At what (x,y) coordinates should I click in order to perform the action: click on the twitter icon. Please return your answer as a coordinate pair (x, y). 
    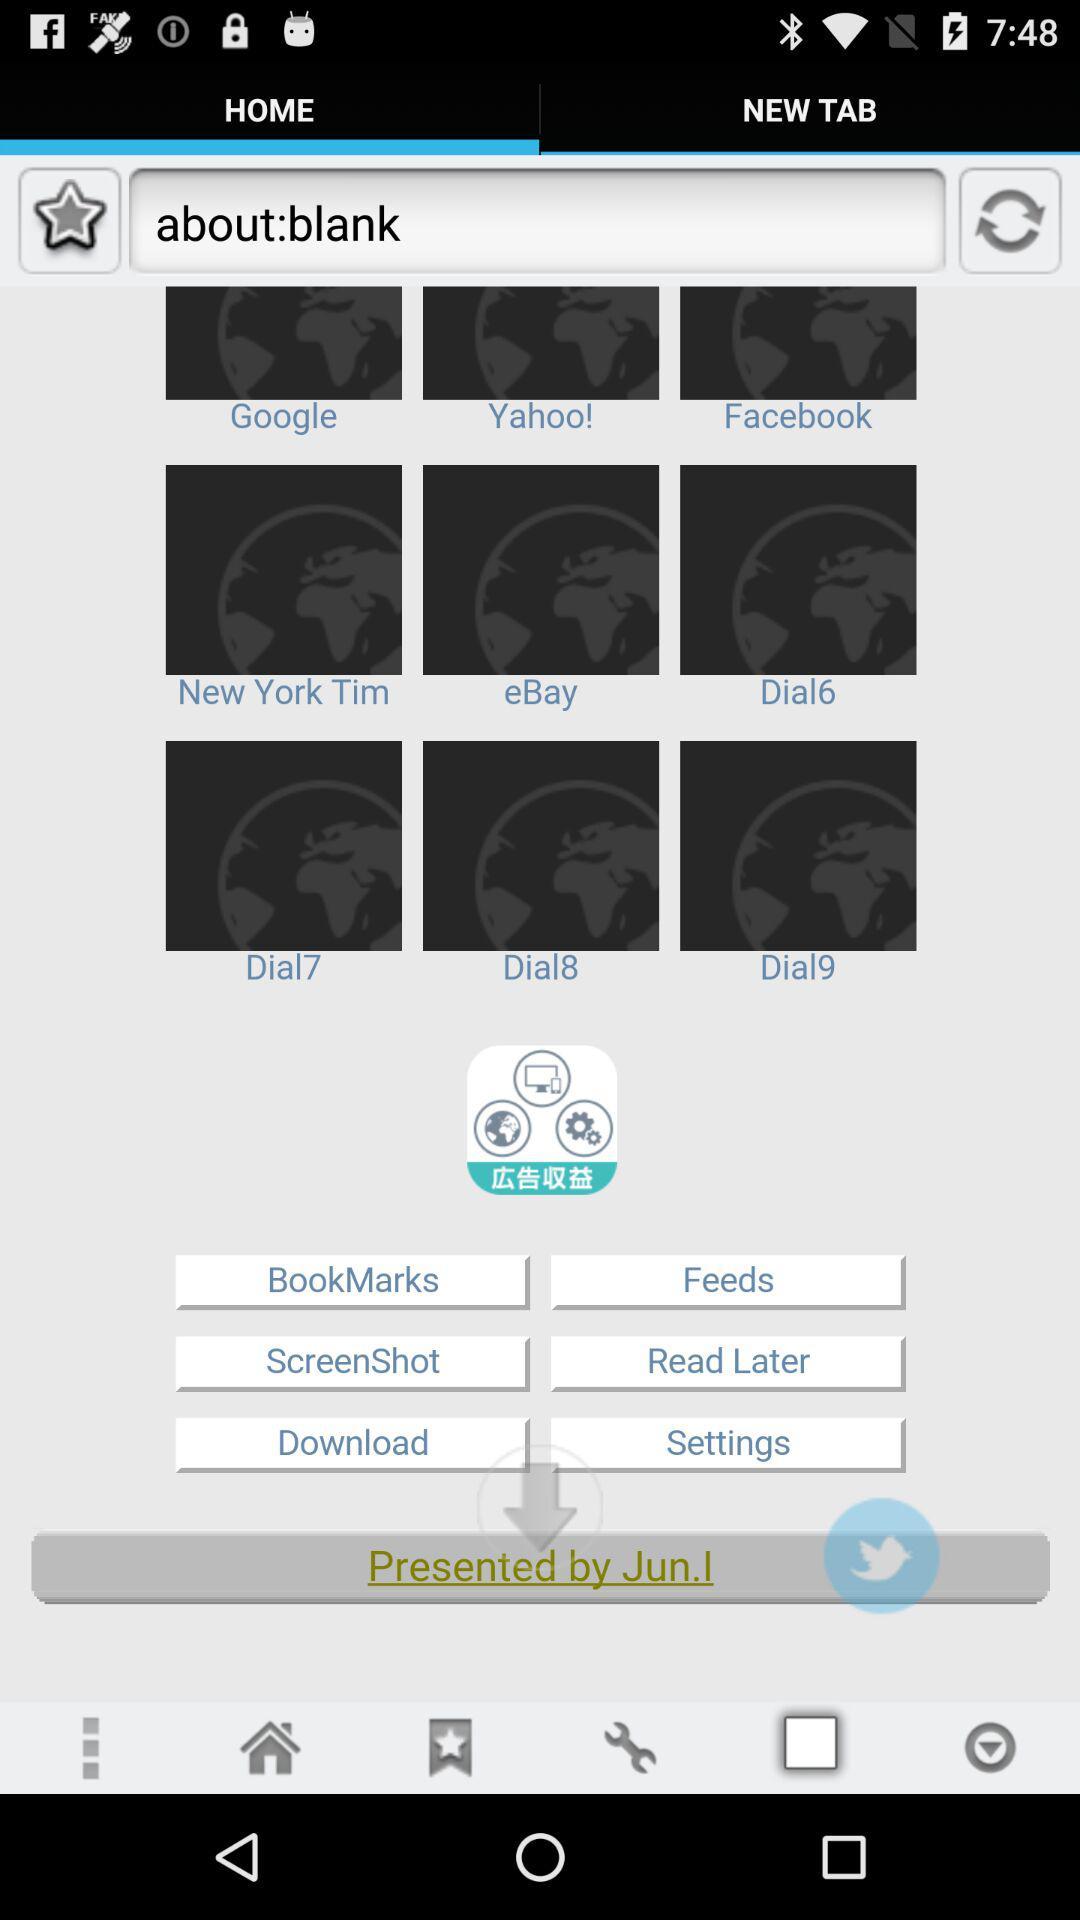
    Looking at the image, I should click on (880, 1665).